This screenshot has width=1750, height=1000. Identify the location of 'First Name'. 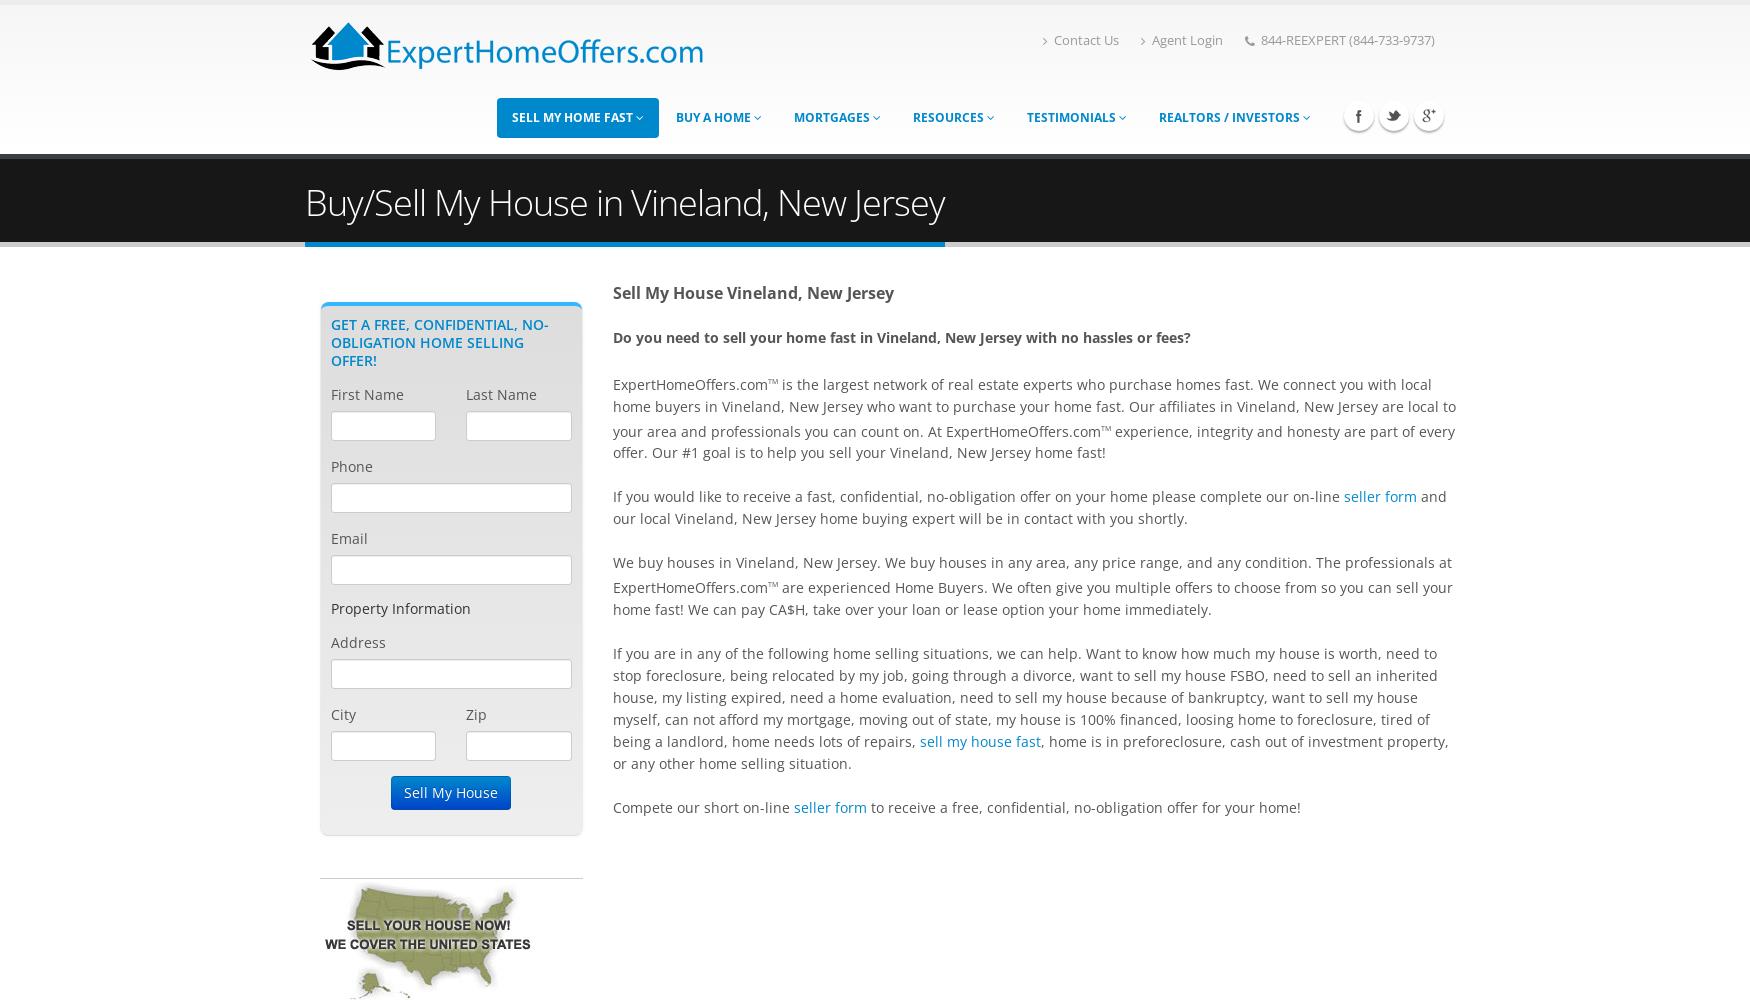
(367, 394).